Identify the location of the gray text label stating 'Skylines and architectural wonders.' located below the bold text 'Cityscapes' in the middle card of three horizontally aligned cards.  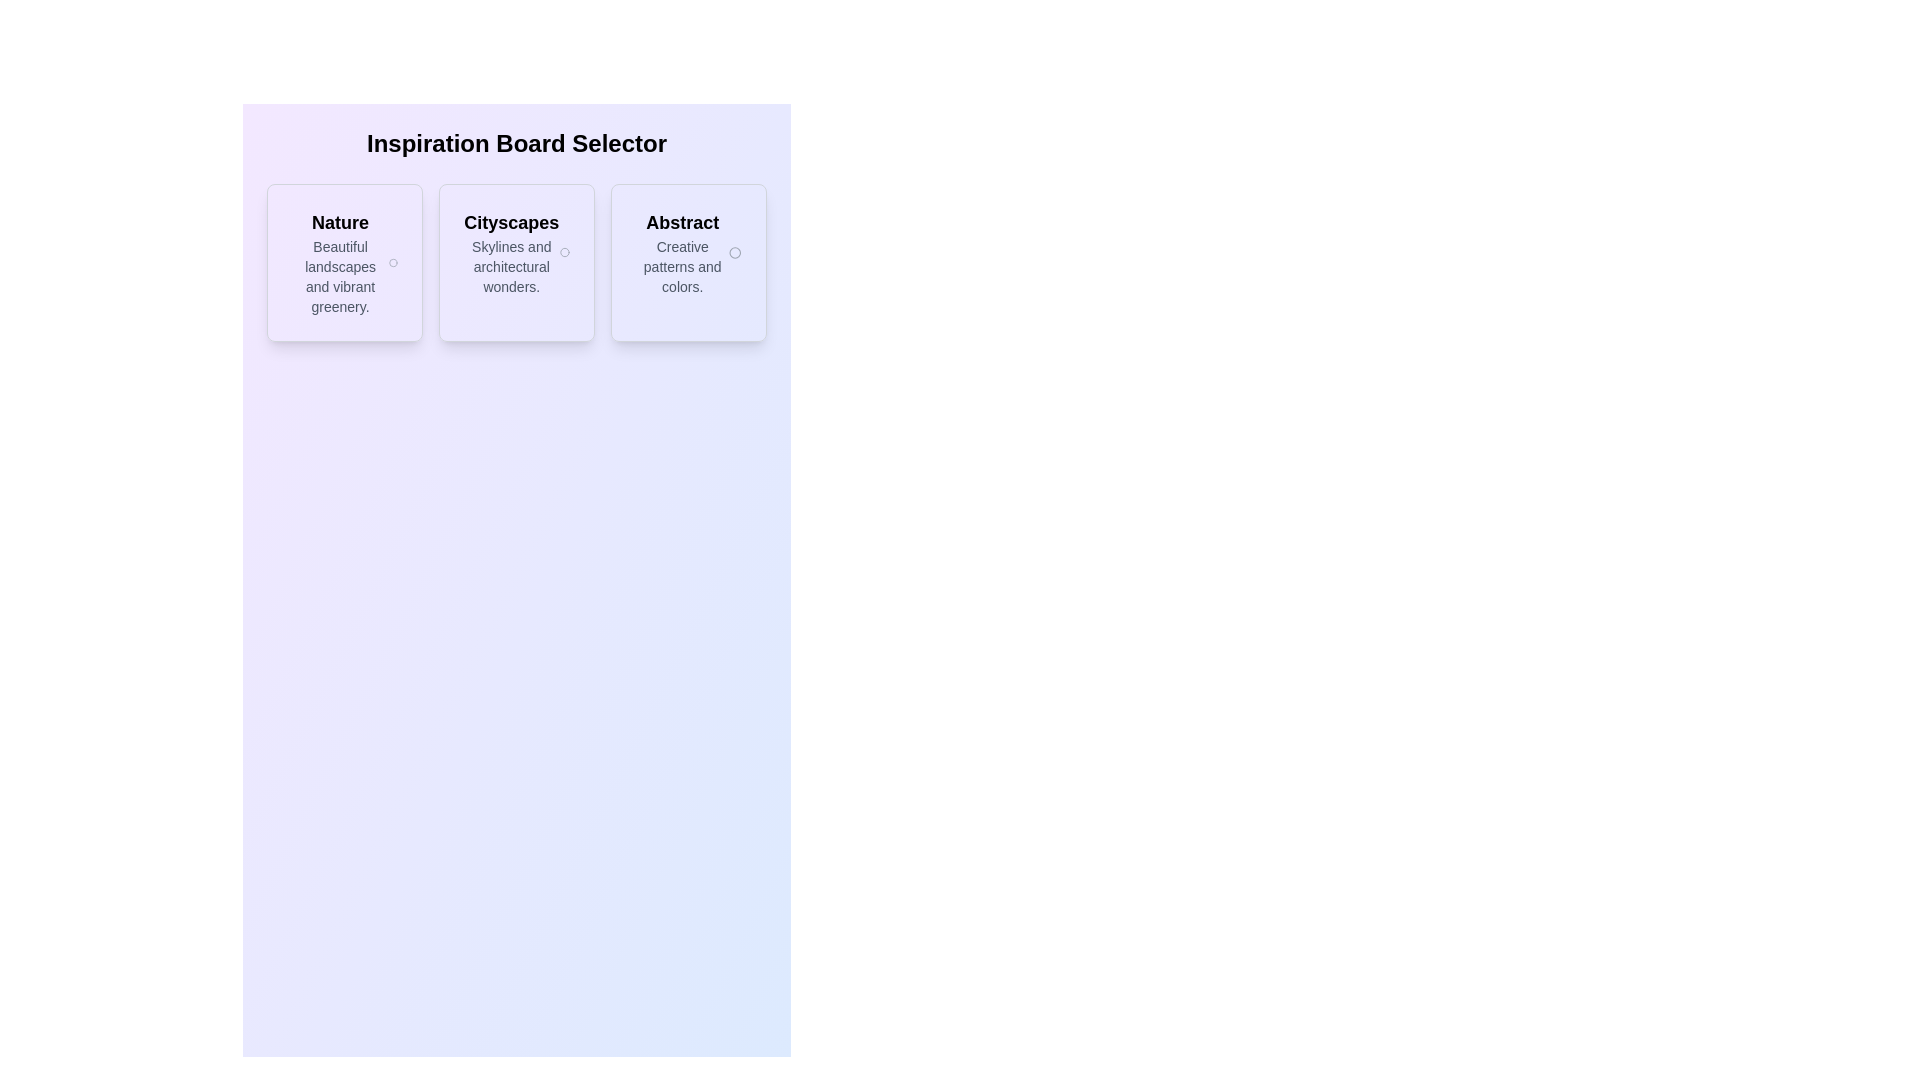
(511, 265).